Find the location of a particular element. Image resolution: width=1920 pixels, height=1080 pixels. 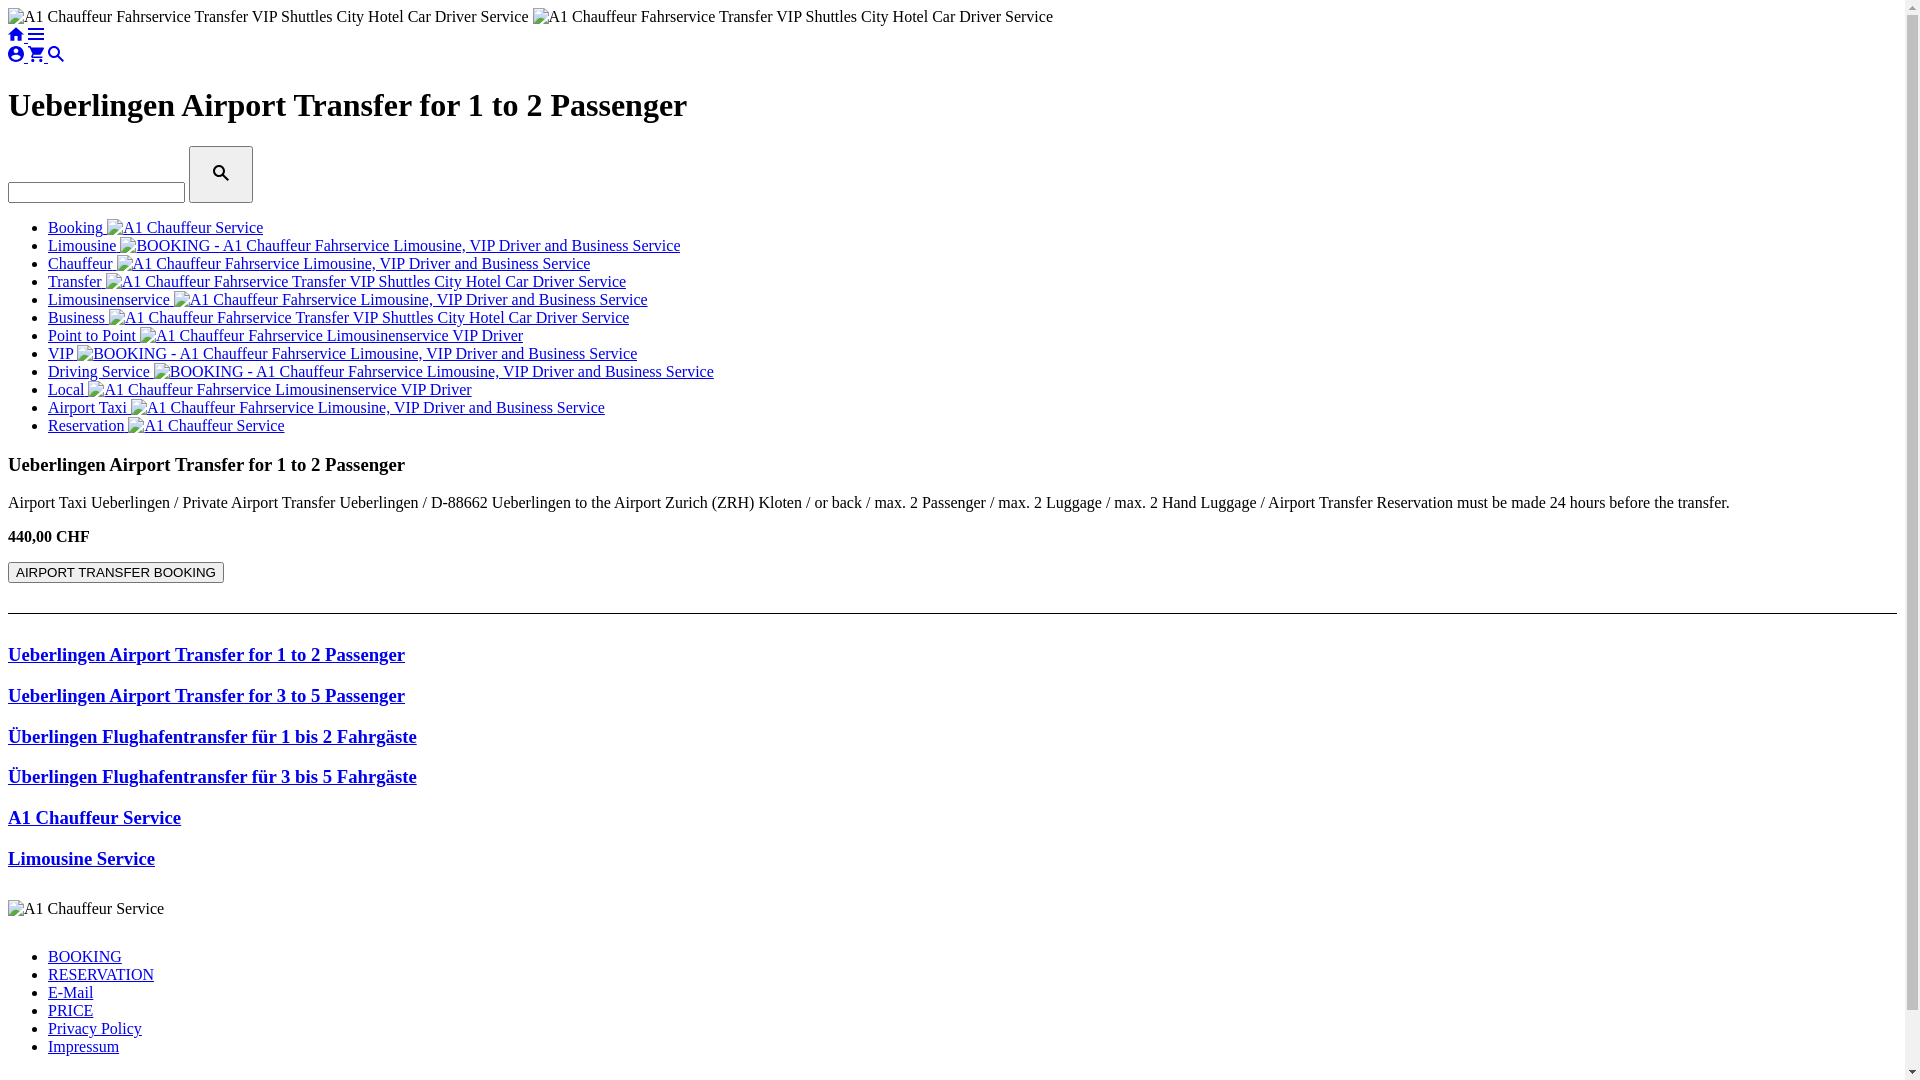

'BOOKING' is located at coordinates (84, 955).